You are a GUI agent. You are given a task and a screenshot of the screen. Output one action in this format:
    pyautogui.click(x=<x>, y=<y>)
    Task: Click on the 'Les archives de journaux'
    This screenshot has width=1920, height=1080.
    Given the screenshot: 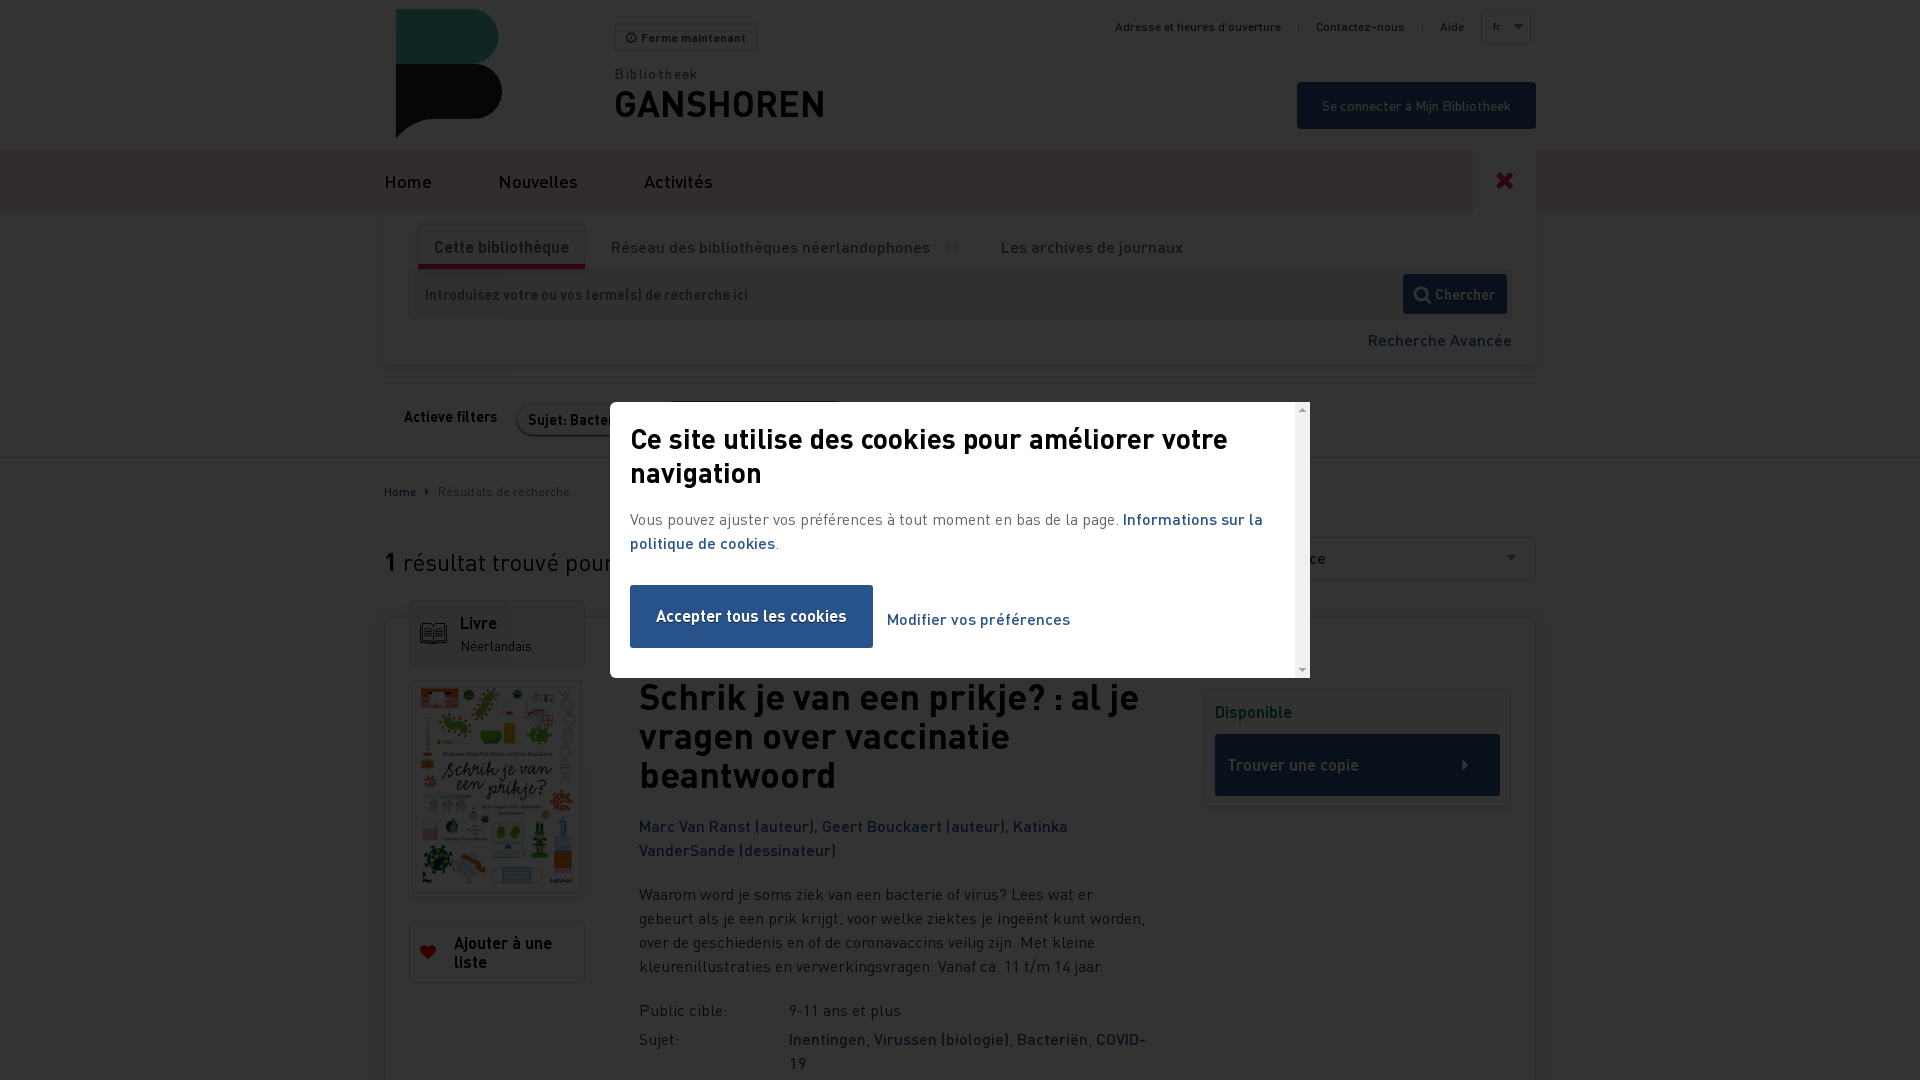 What is the action you would take?
    pyautogui.click(x=1090, y=245)
    